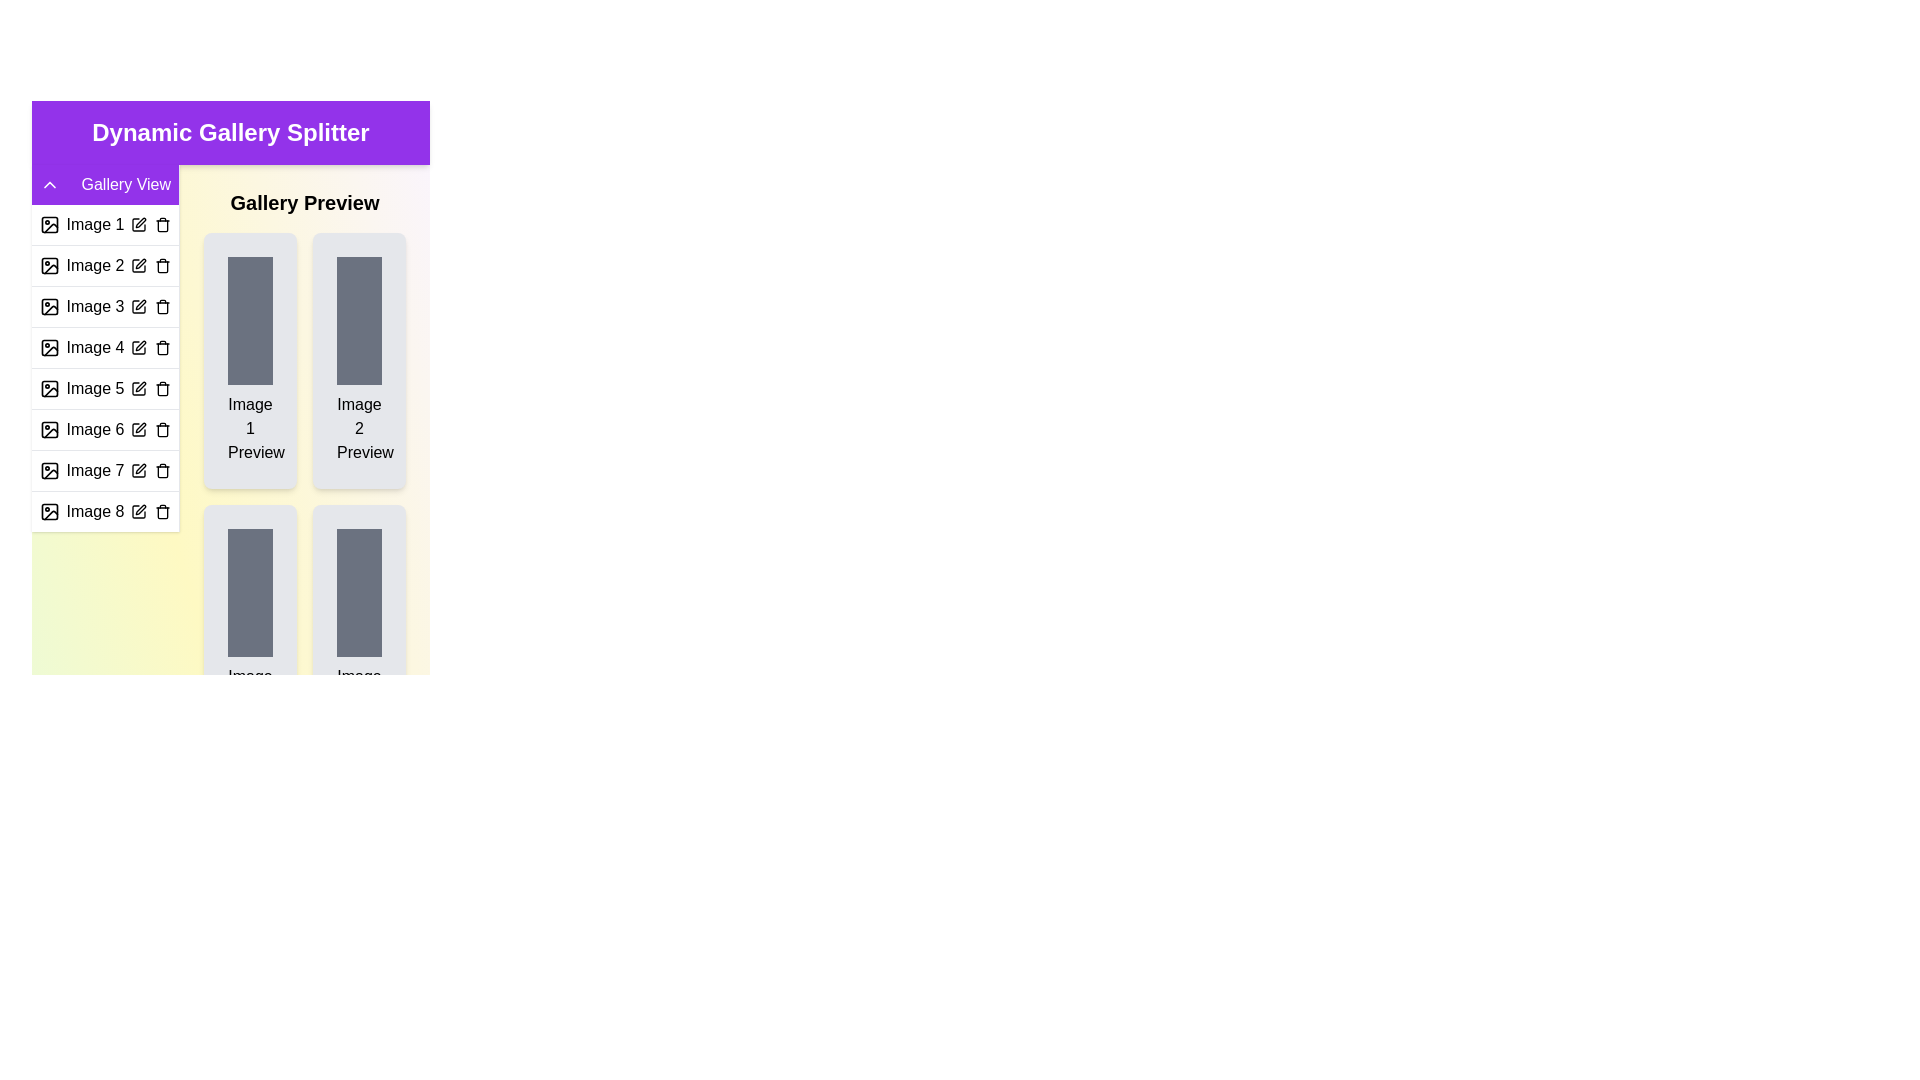  Describe the element at coordinates (138, 511) in the screenshot. I see `the edit button, which is the leftmost element in the horizontal group beside 'Image 8', to observe a color change indicating interactivity` at that location.